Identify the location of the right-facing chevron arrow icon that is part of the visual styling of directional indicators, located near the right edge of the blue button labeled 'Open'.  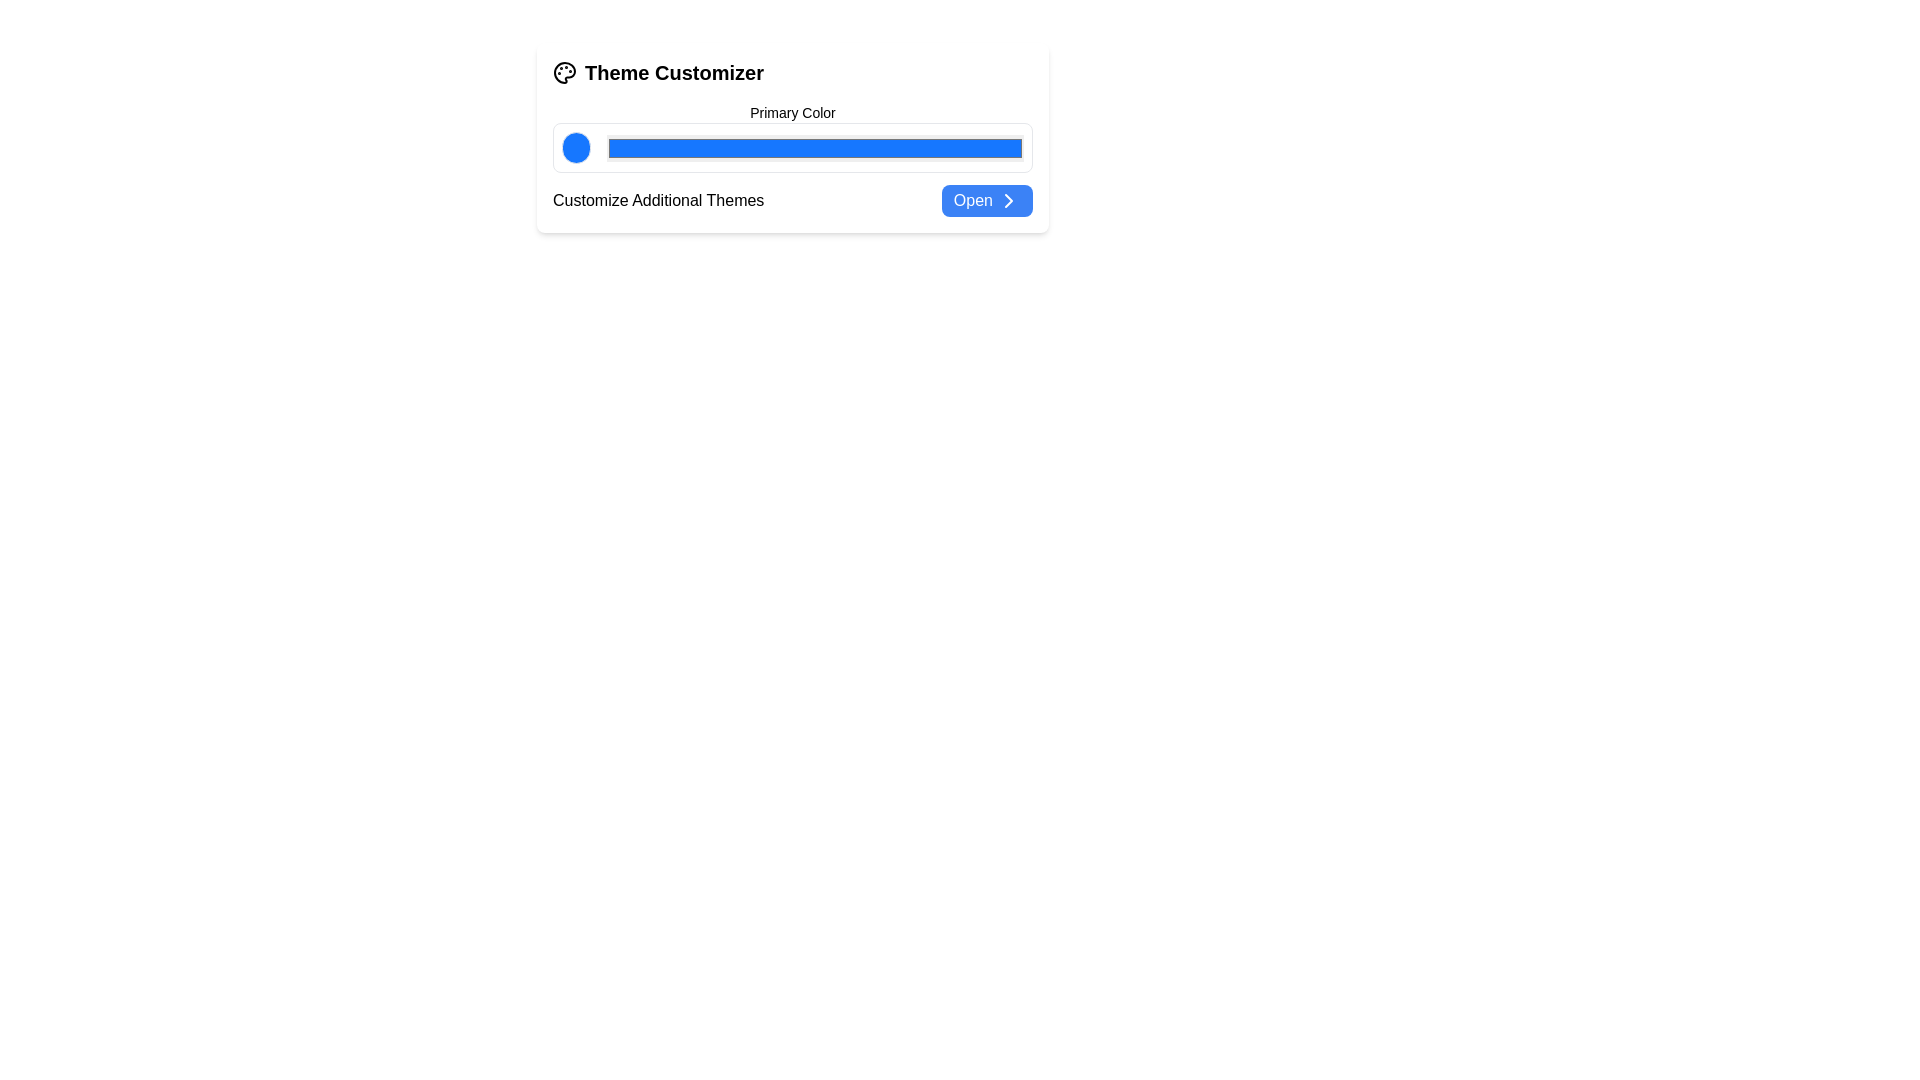
(1008, 200).